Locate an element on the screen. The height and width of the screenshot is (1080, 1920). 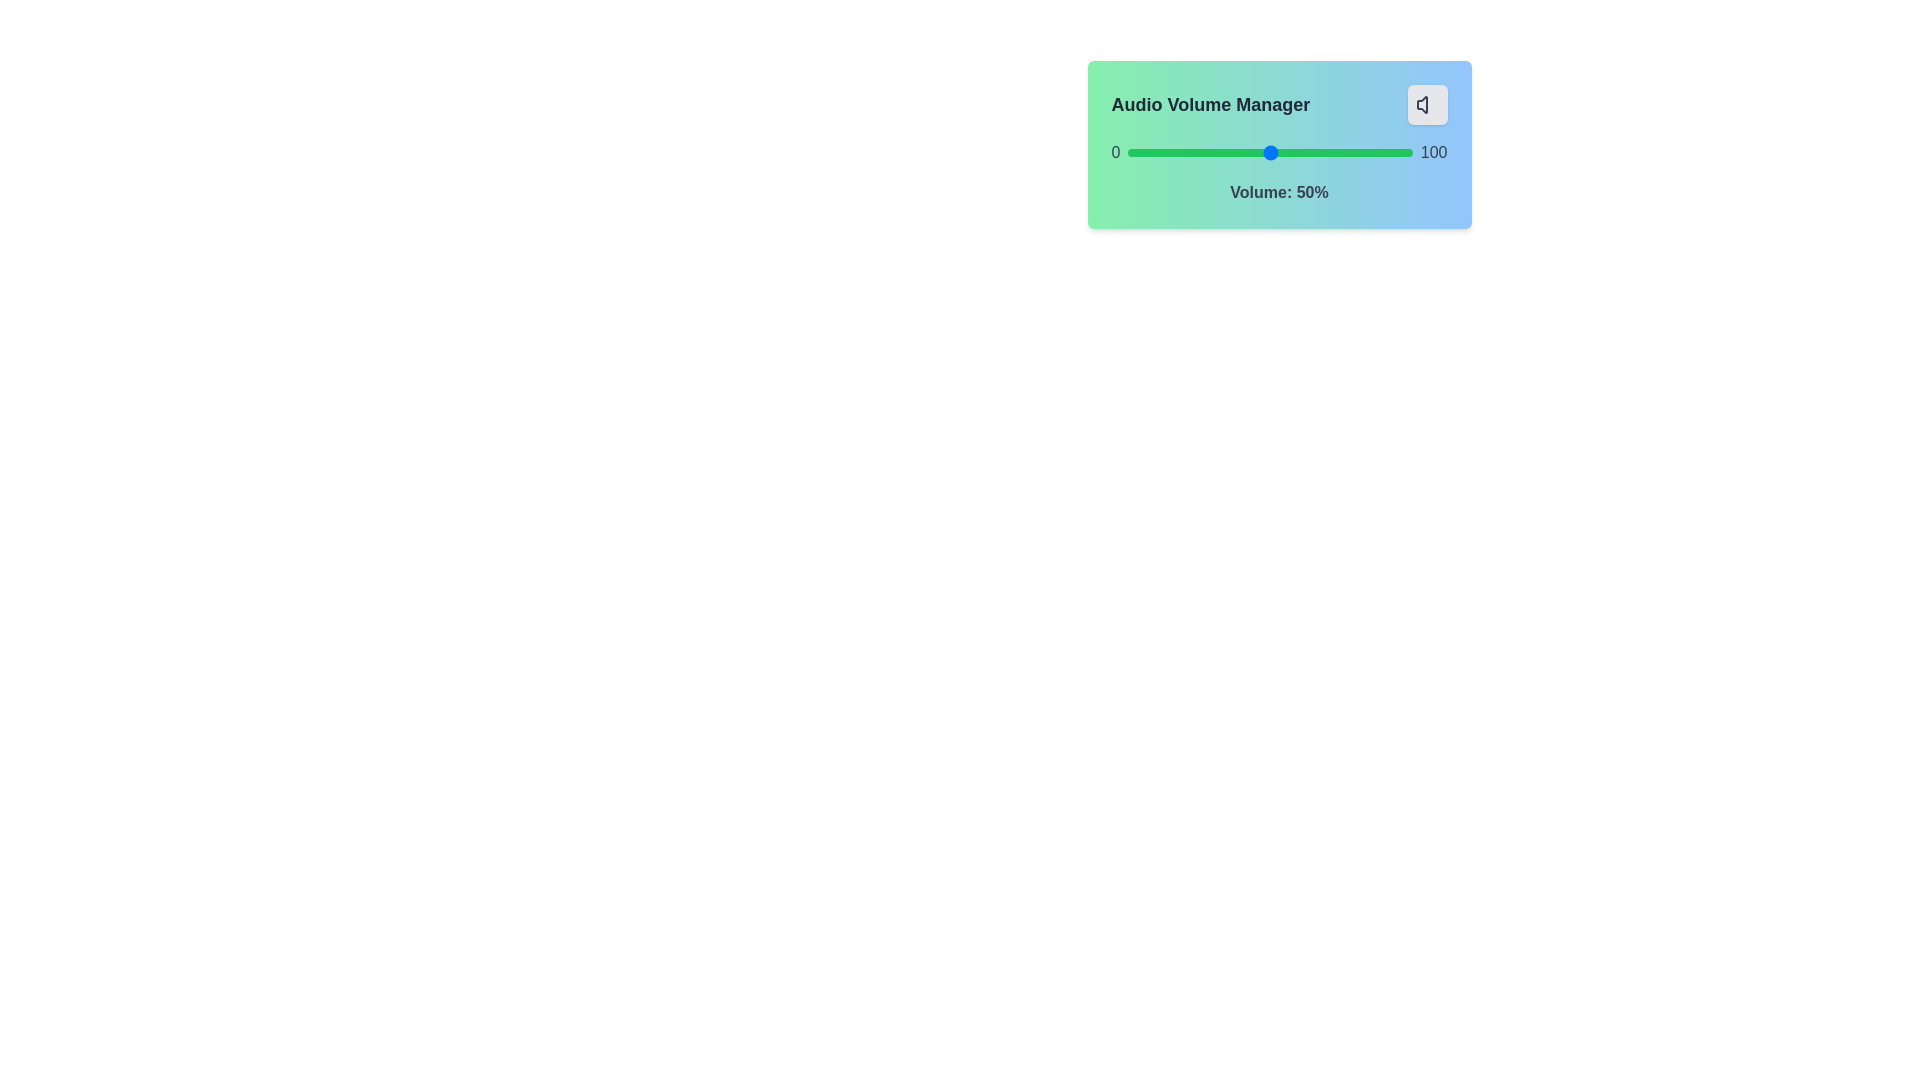
the audio volume is located at coordinates (1330, 152).